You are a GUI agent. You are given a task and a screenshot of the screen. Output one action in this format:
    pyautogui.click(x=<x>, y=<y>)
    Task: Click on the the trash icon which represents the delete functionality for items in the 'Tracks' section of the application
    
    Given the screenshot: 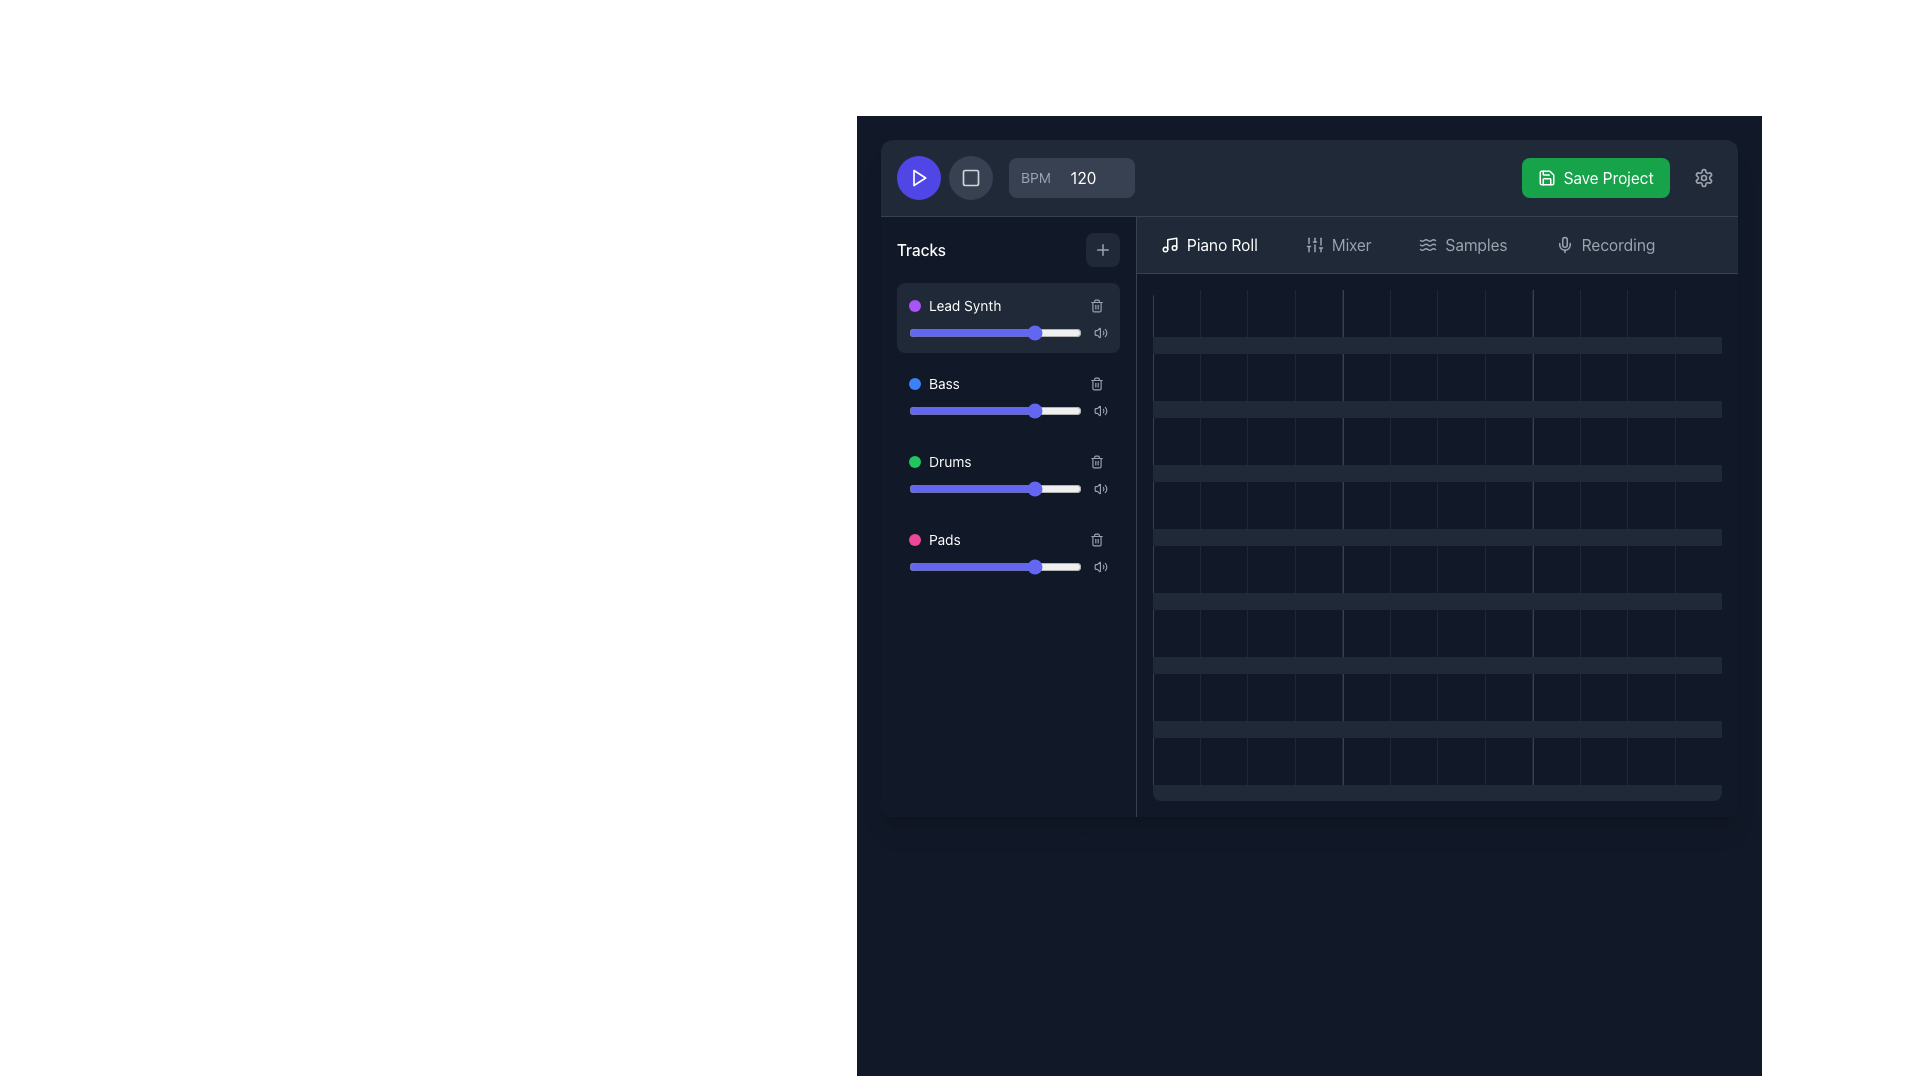 What is the action you would take?
    pyautogui.click(x=1096, y=307)
    